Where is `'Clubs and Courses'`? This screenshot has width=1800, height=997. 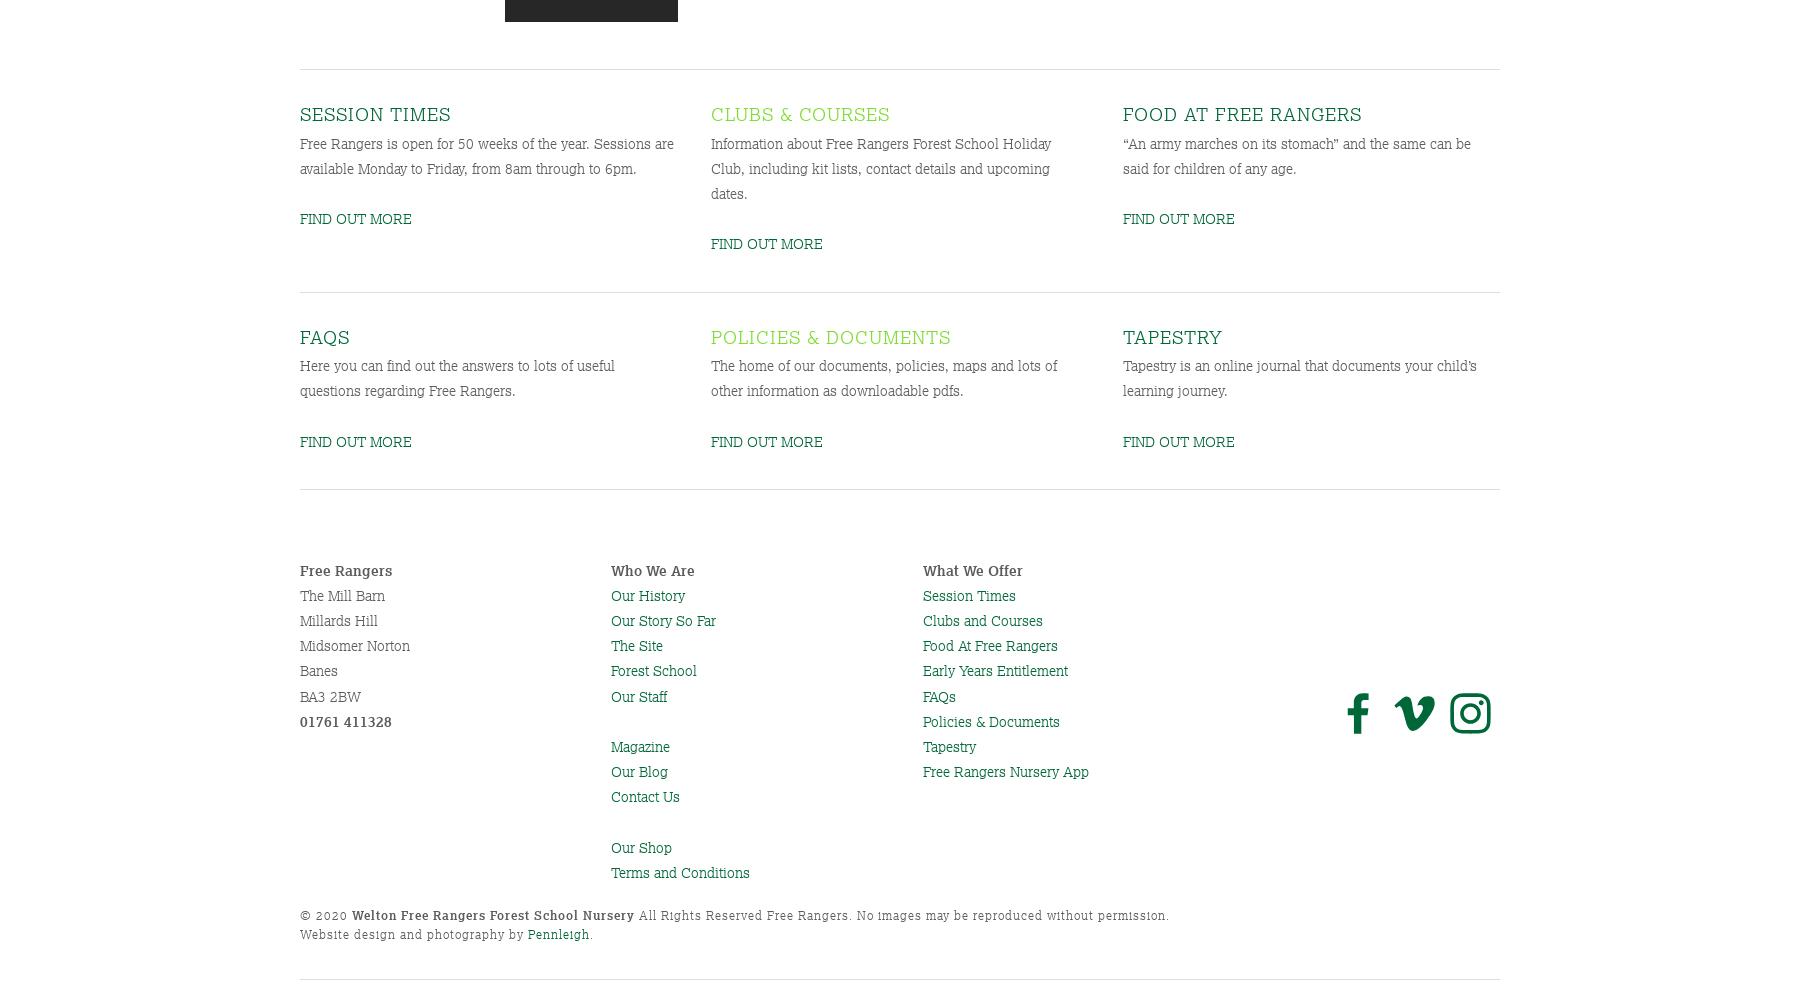
'Clubs and Courses' is located at coordinates (920, 620).